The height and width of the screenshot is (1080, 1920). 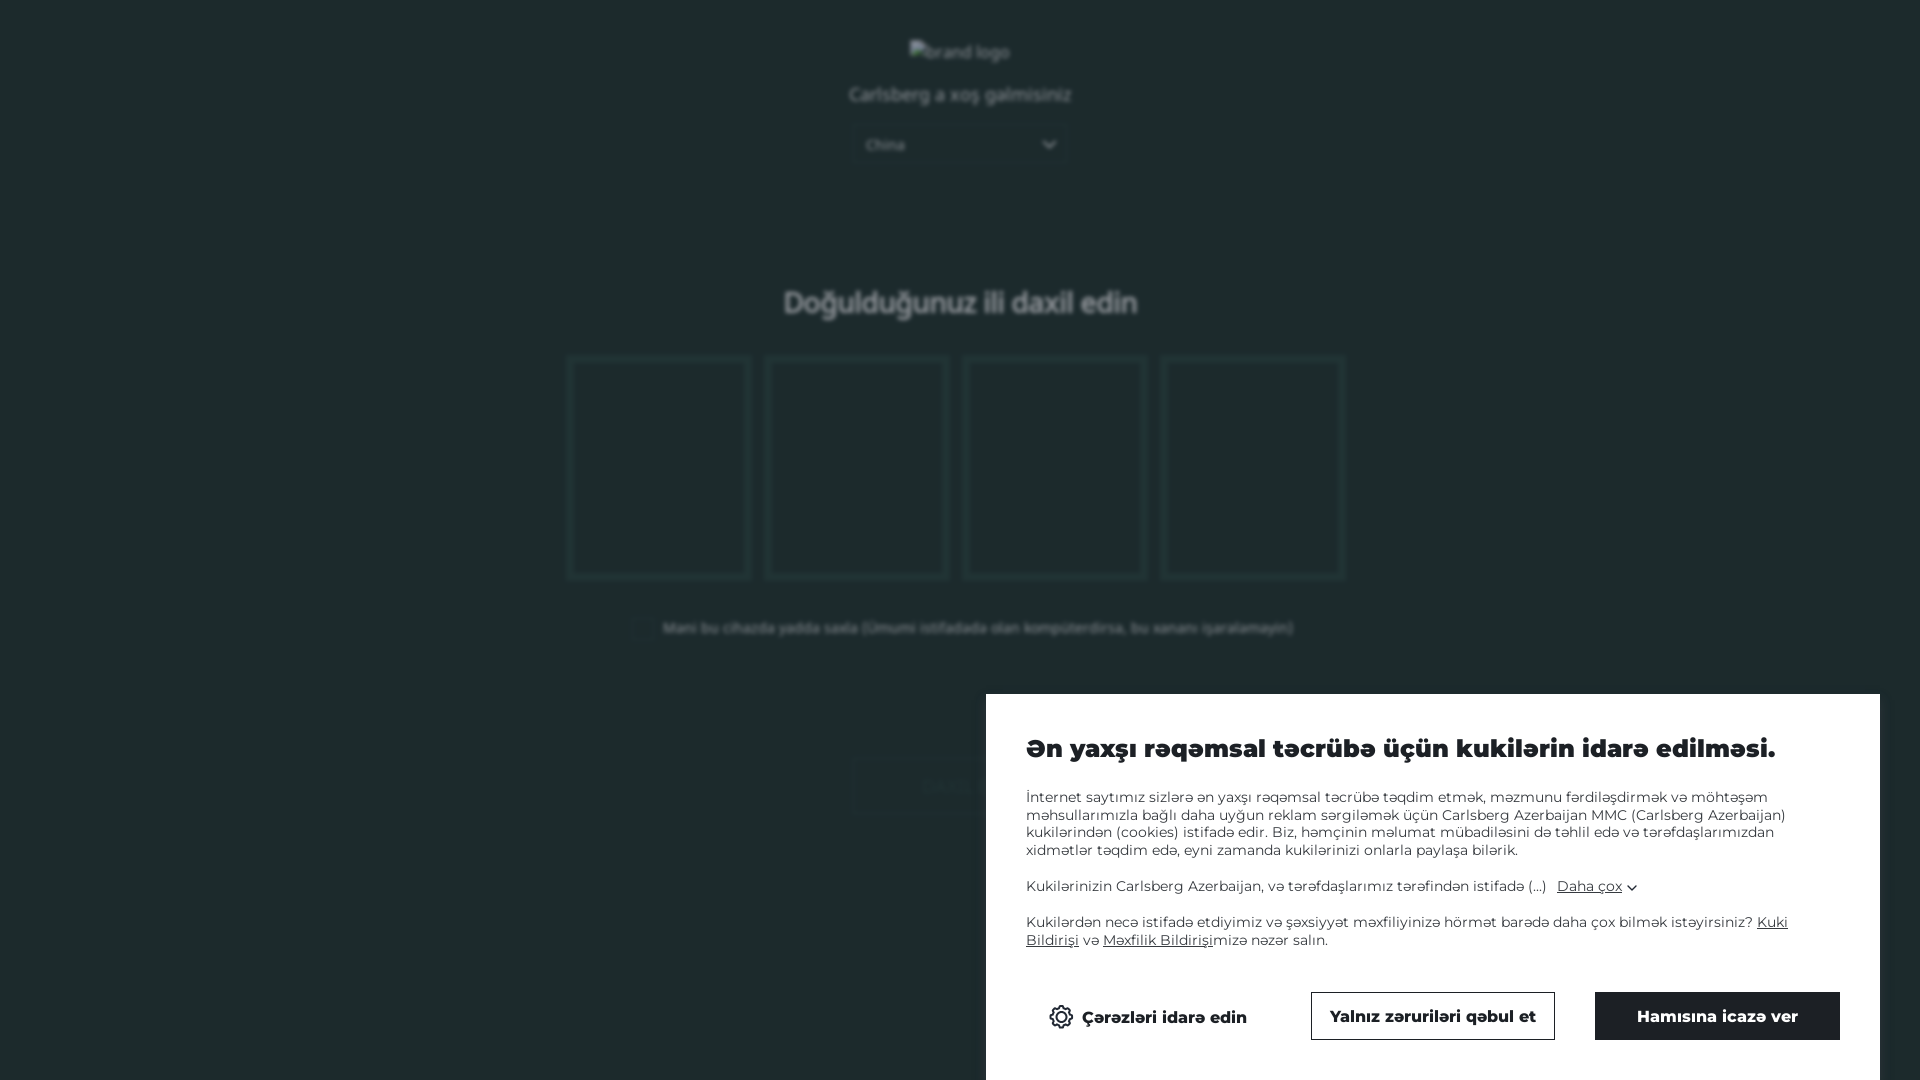 I want to click on 'China', so click(x=853, y=142).